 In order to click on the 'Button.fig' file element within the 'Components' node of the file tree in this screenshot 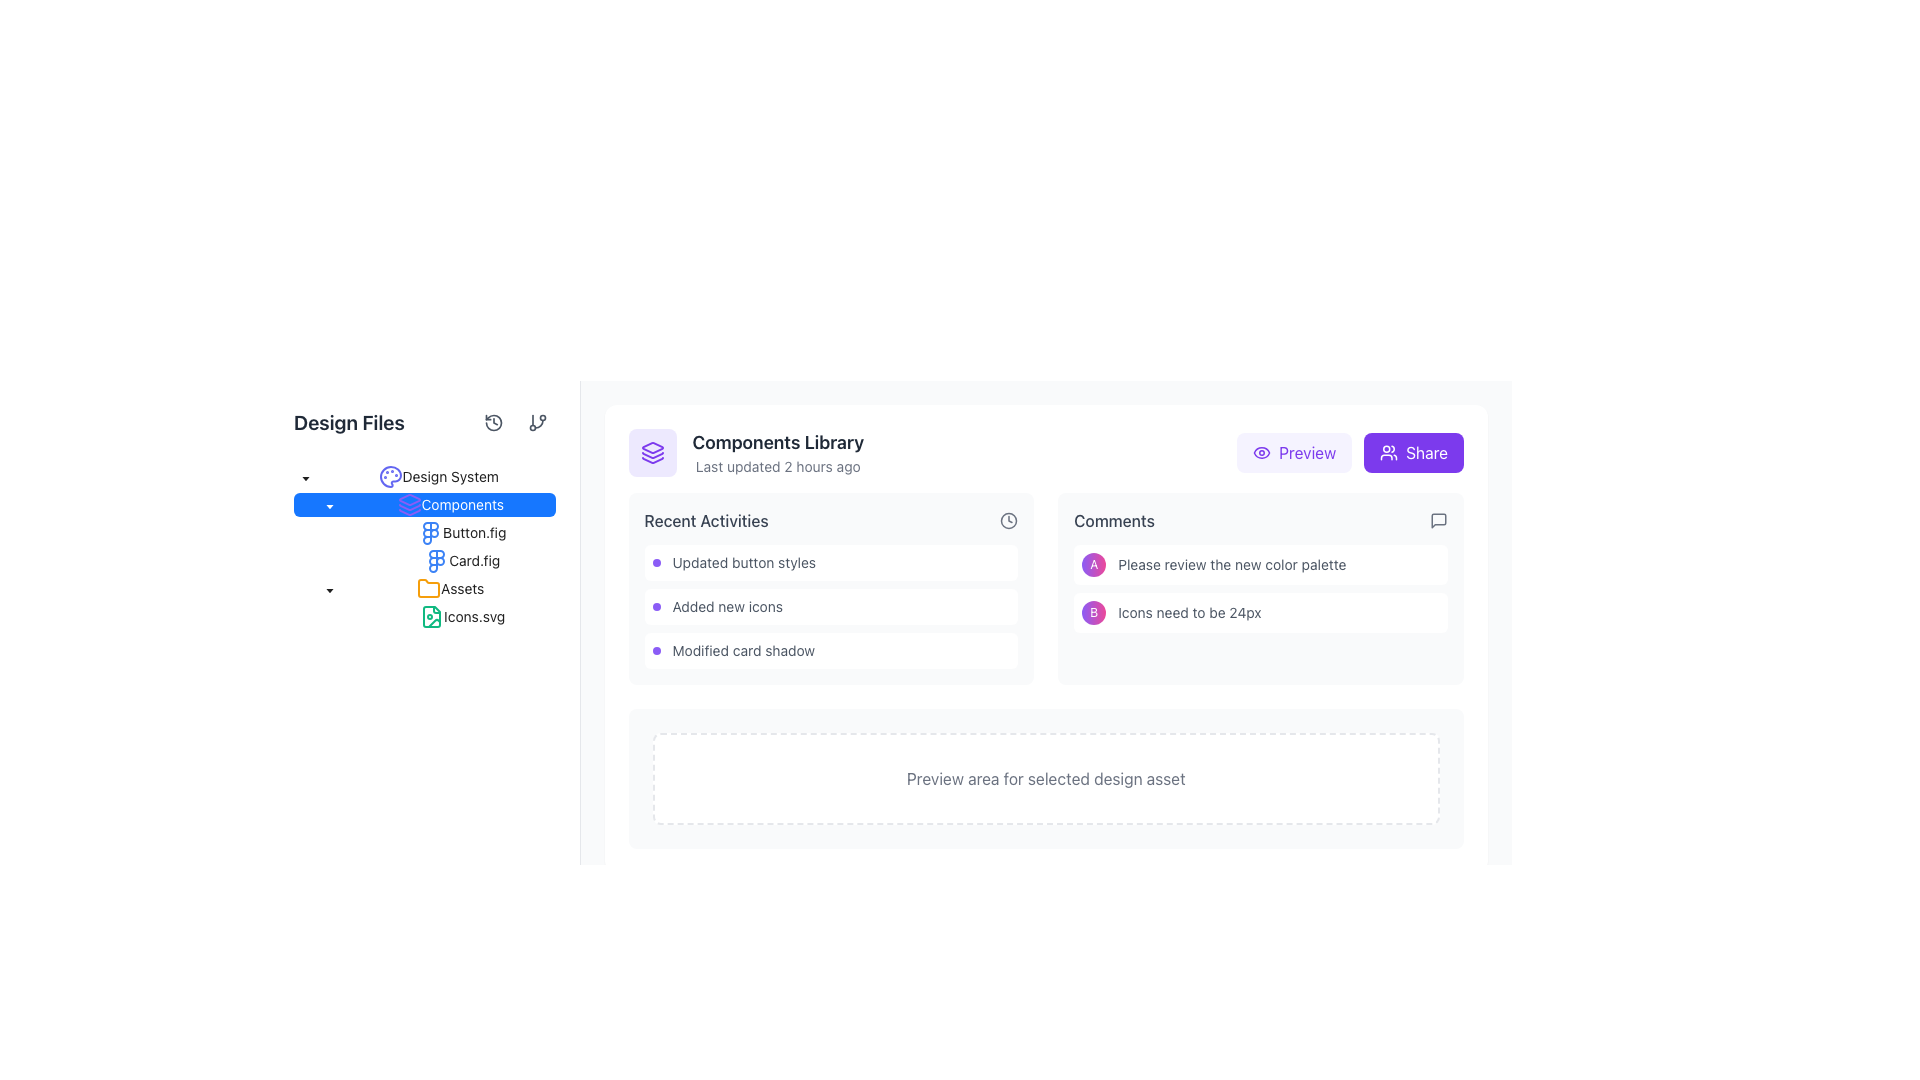, I will do `click(423, 531)`.